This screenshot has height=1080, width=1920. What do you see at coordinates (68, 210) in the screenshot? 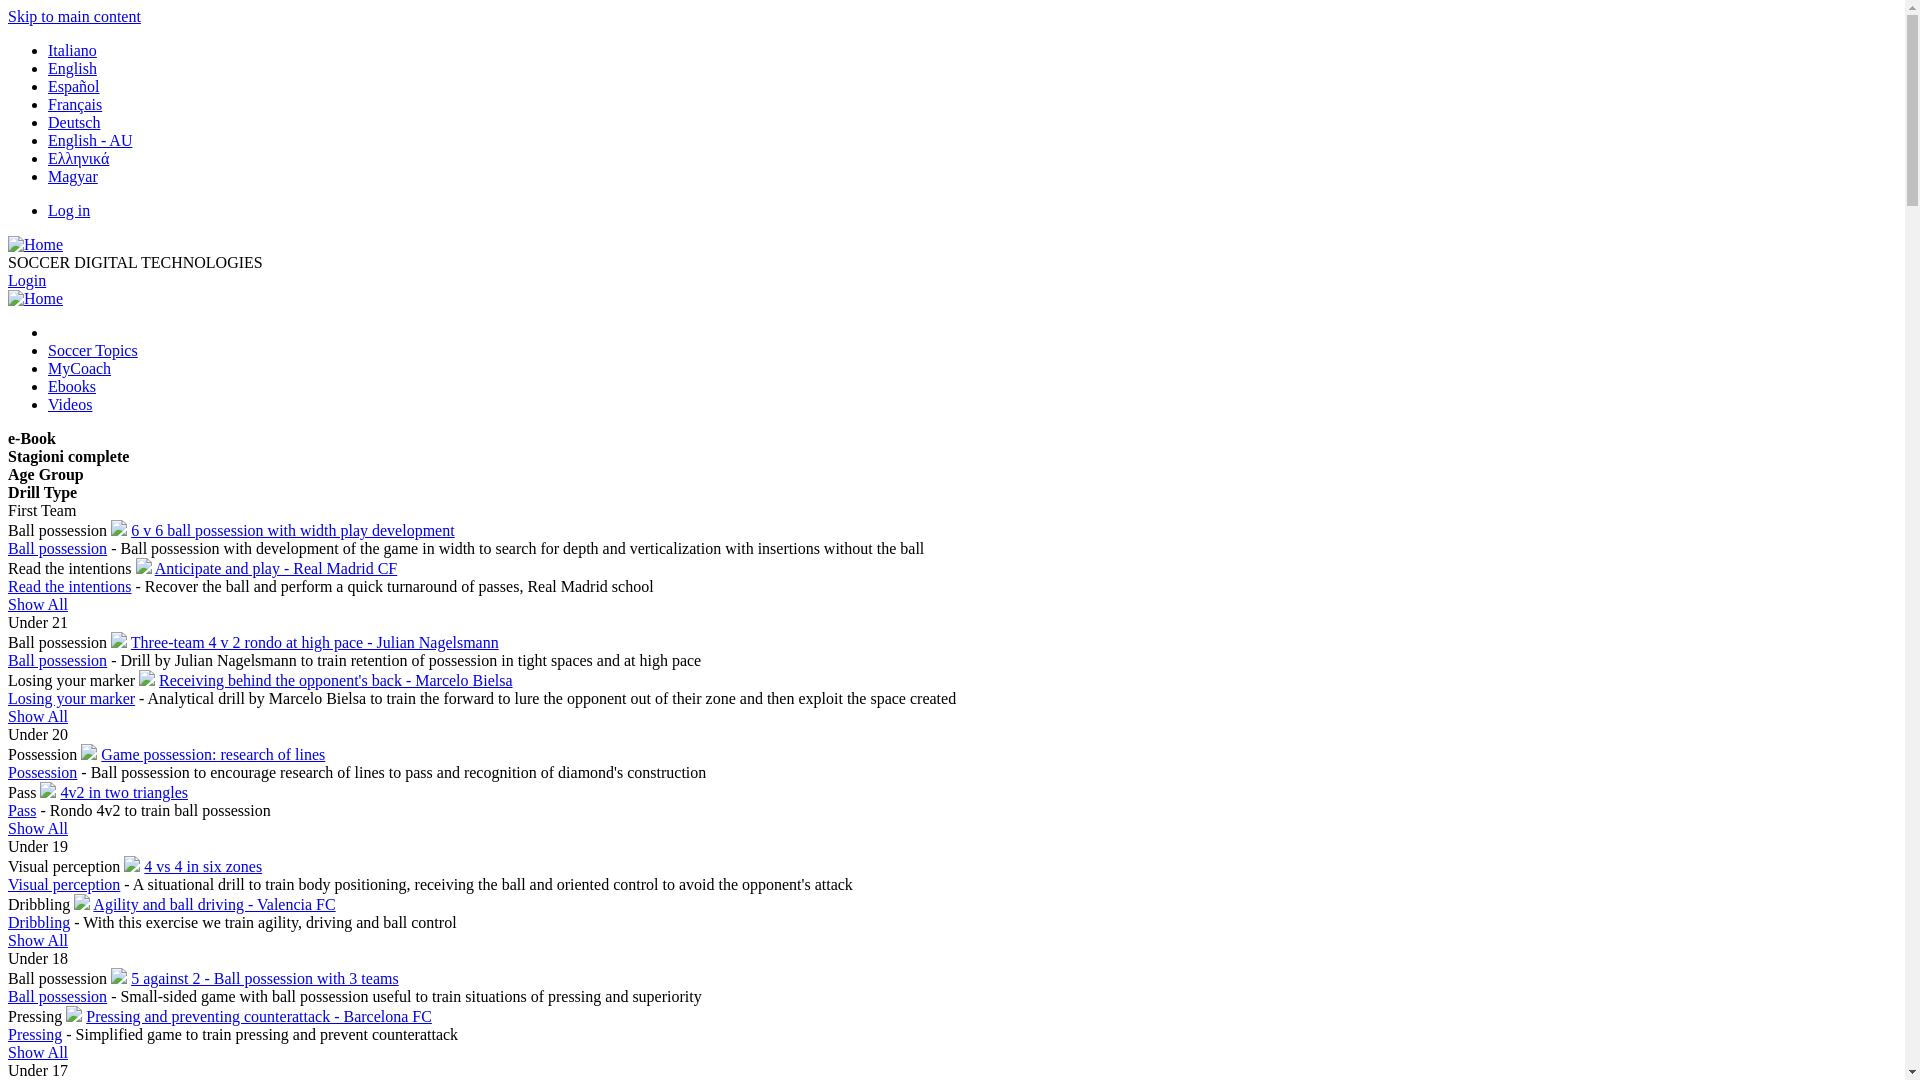
I see `'Log in'` at bounding box center [68, 210].